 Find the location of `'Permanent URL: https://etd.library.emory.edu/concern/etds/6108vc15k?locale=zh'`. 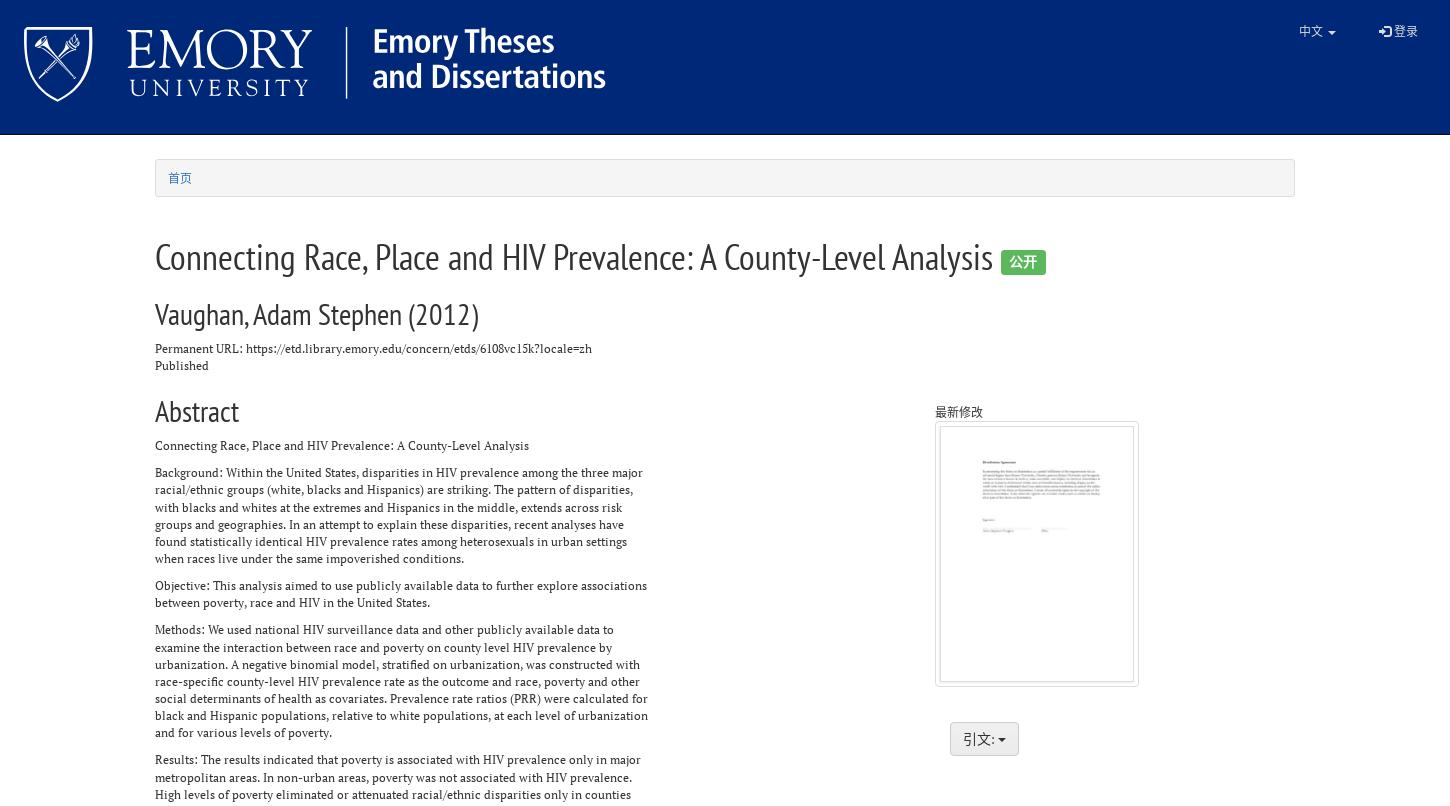

'Permanent URL: https://etd.library.emory.edu/concern/etds/6108vc15k?locale=zh' is located at coordinates (154, 346).